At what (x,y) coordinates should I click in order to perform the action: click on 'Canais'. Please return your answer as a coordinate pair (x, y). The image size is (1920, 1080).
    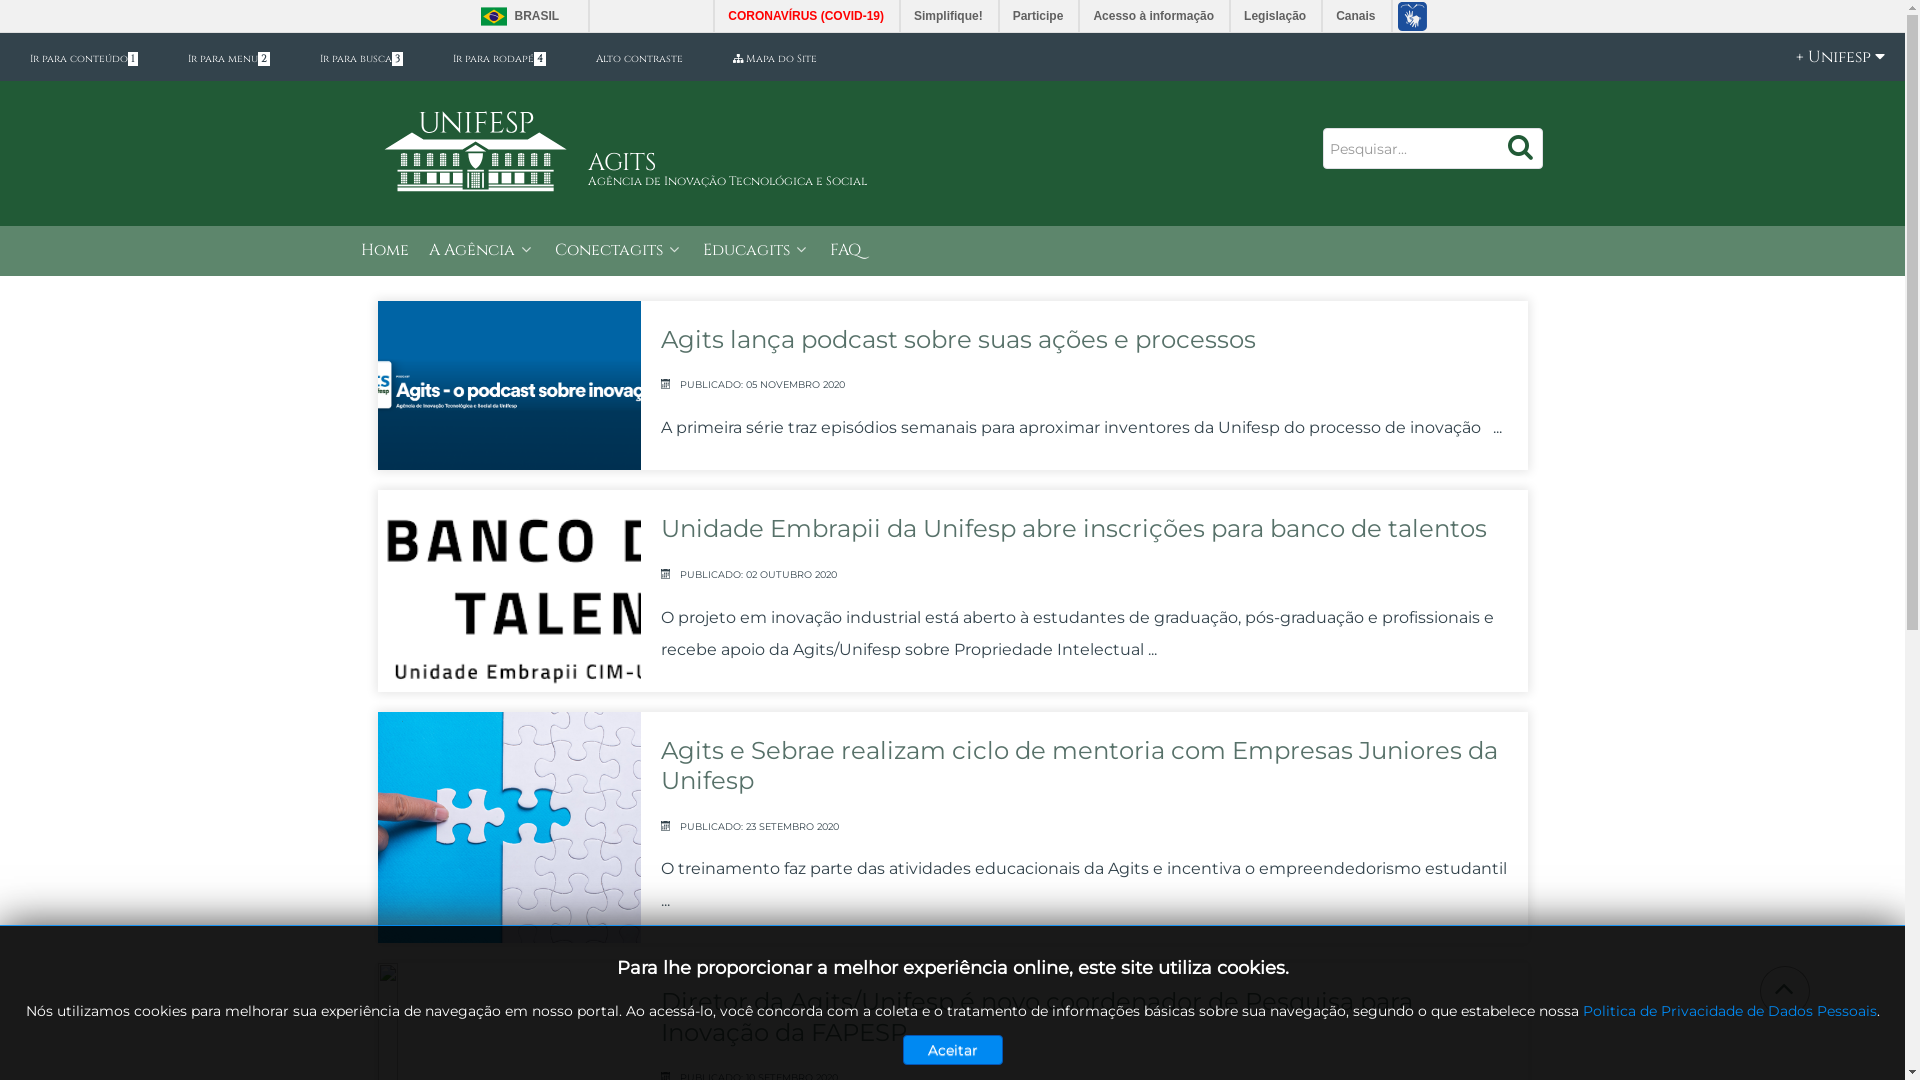
    Looking at the image, I should click on (1356, 15).